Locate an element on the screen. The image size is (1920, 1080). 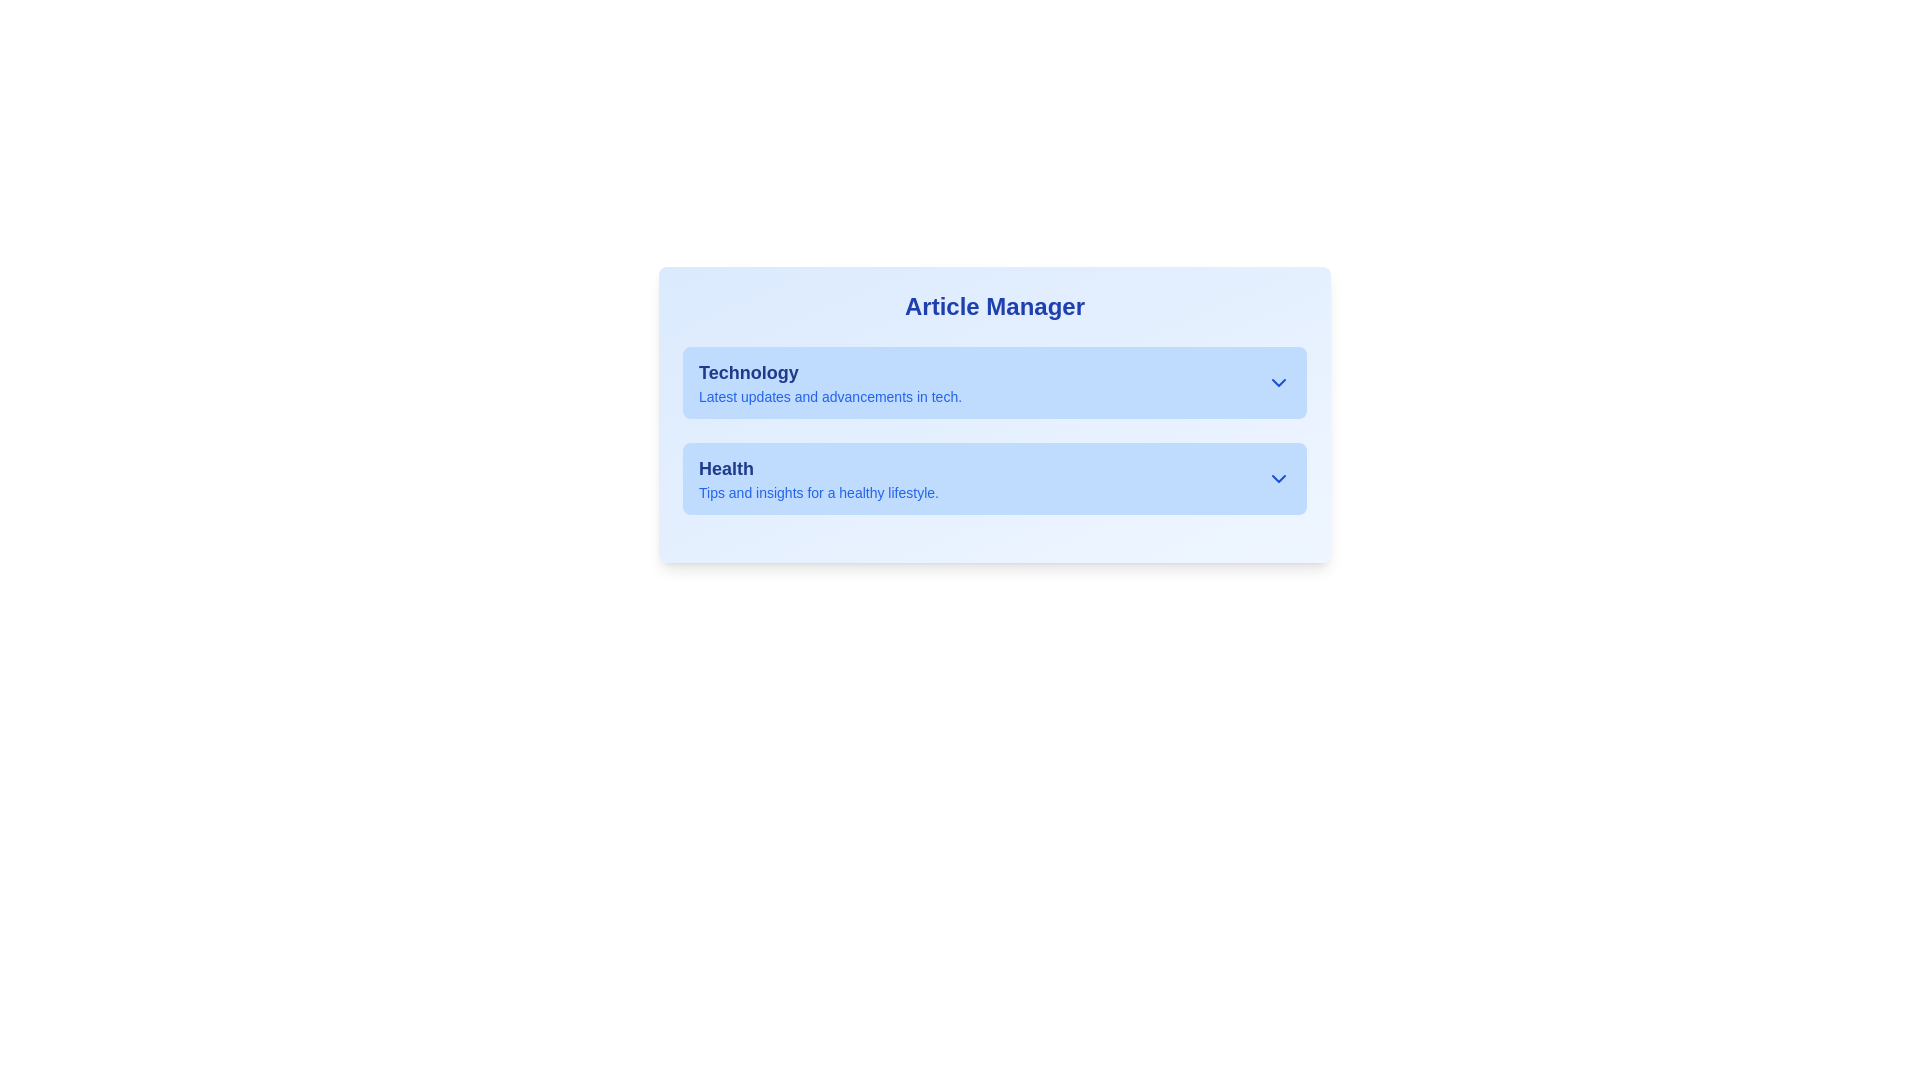
the 'Technology' category selector is located at coordinates (994, 382).